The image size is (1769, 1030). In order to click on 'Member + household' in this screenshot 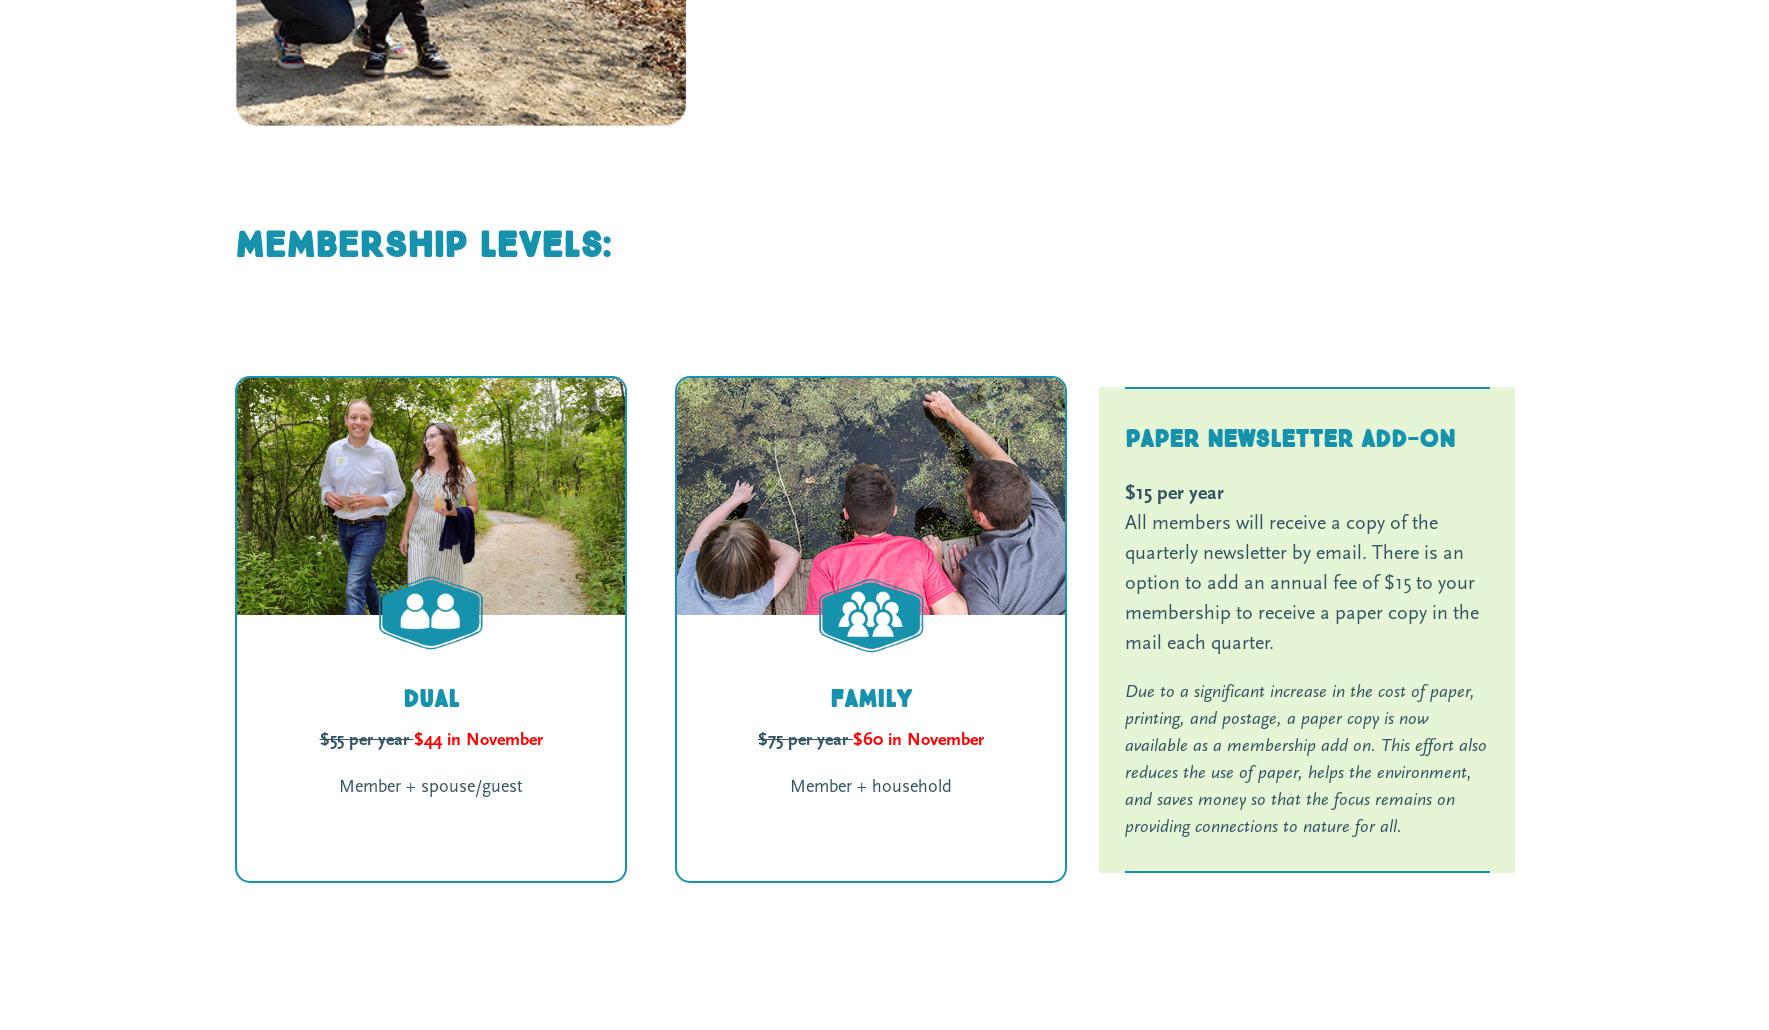, I will do `click(870, 785)`.